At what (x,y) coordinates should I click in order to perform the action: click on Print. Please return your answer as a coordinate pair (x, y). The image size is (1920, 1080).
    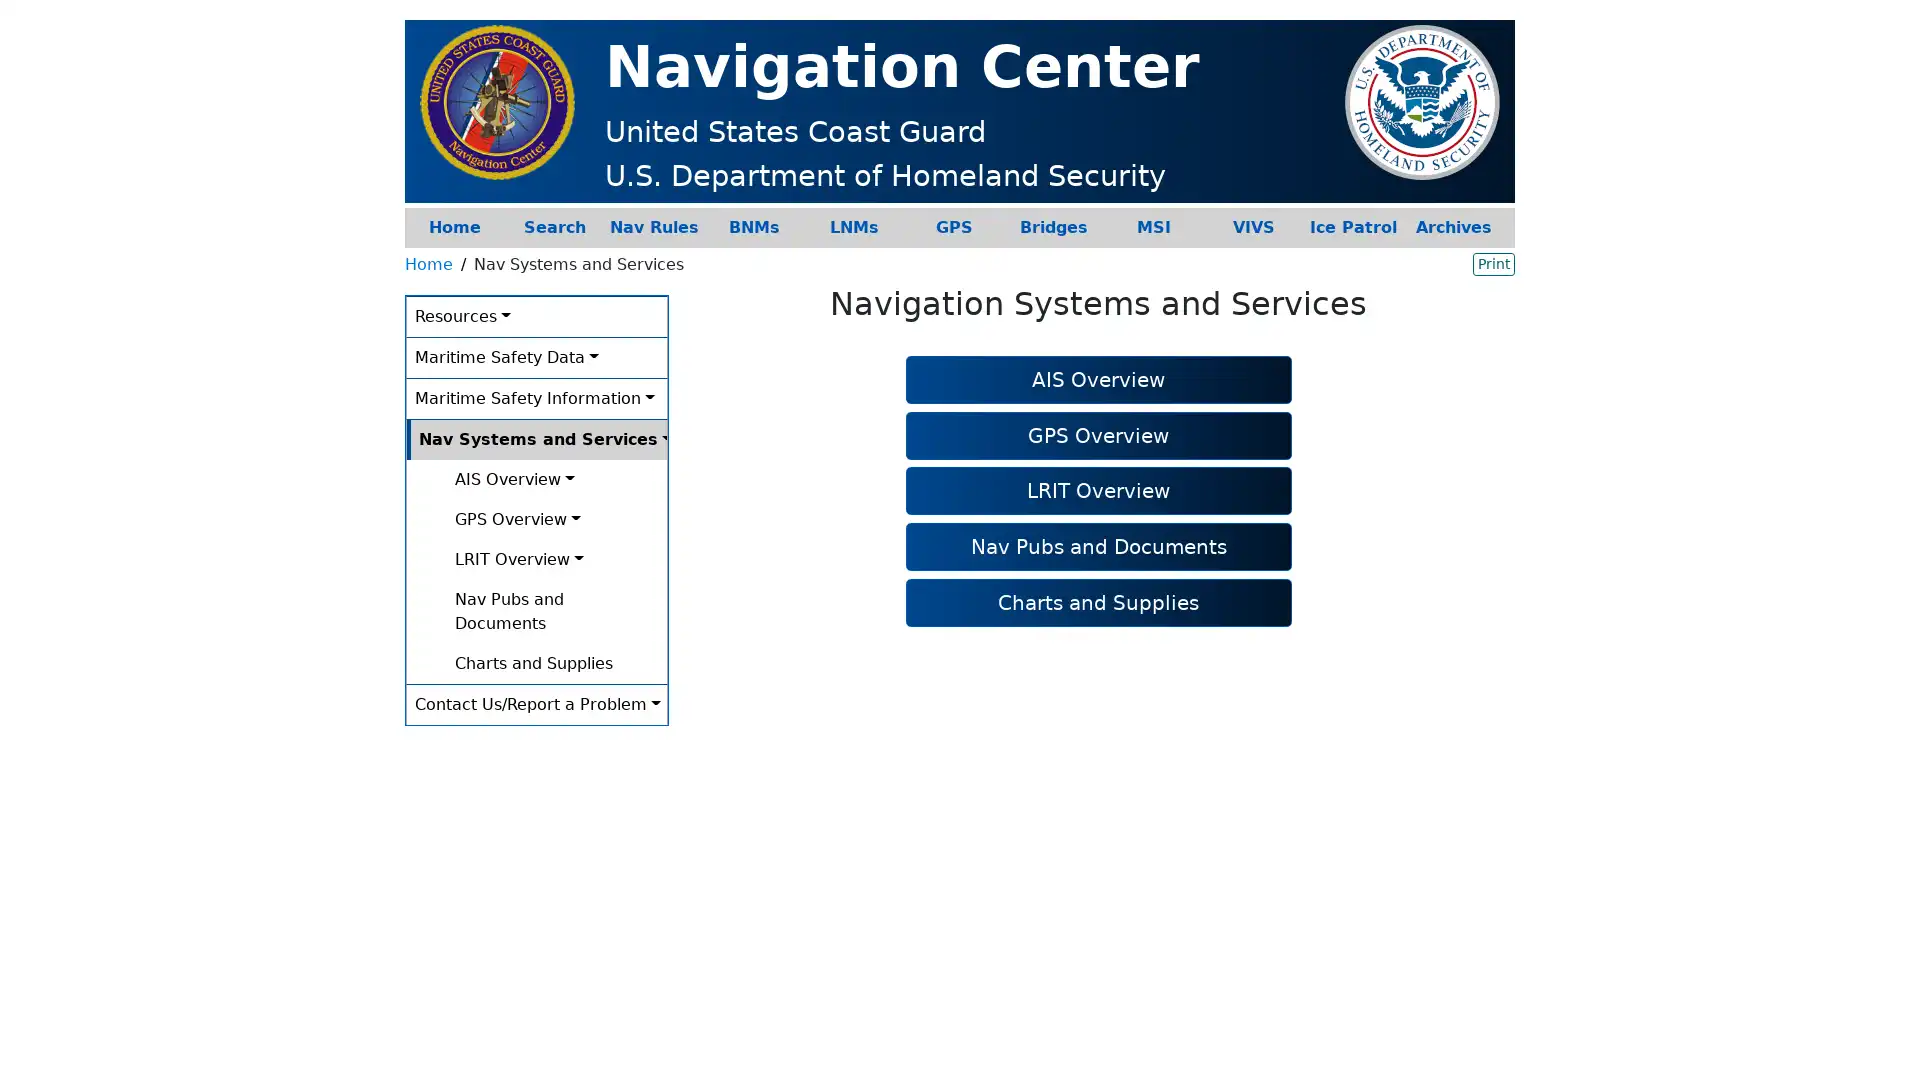
    Looking at the image, I should click on (1493, 262).